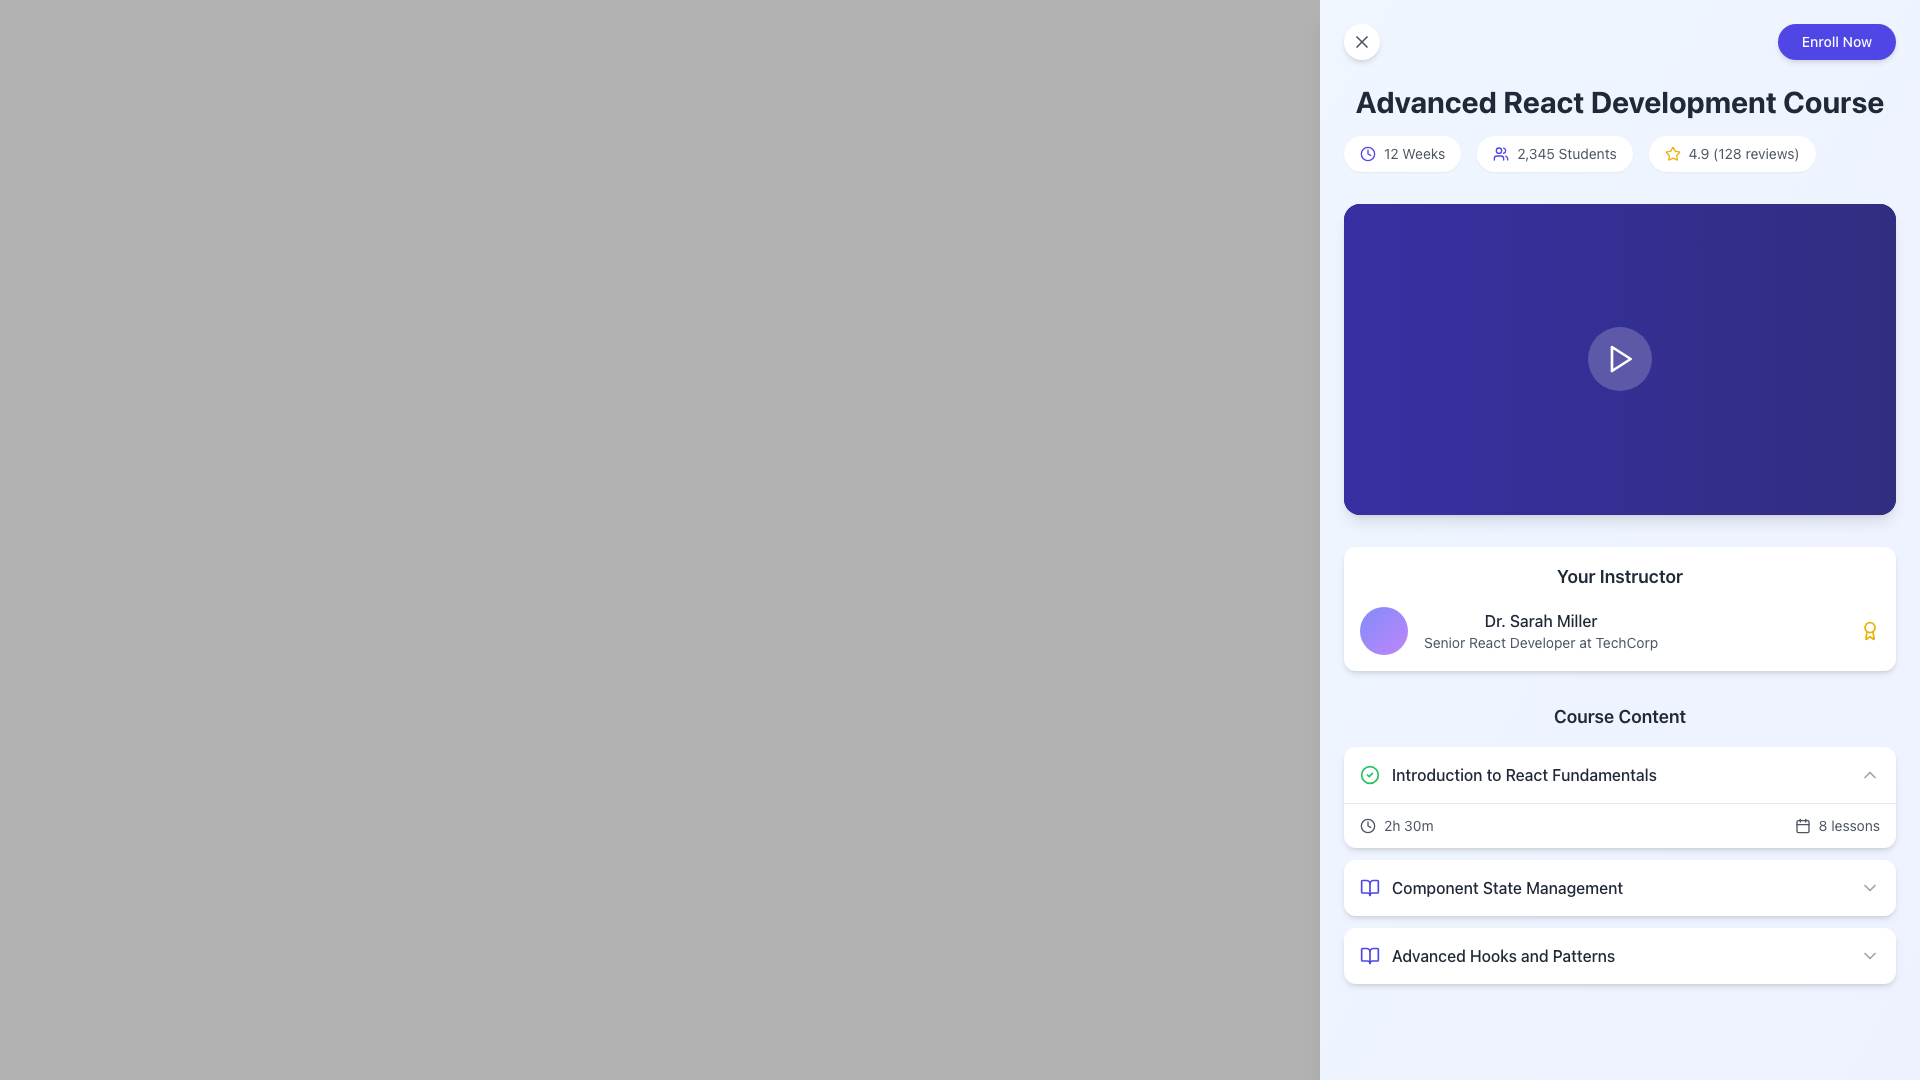 The height and width of the screenshot is (1080, 1920). I want to click on the text label displaying '12 Weeks' which is styled with a smaller gray font and located in the course details section after the time representation icon, so click(1413, 153).